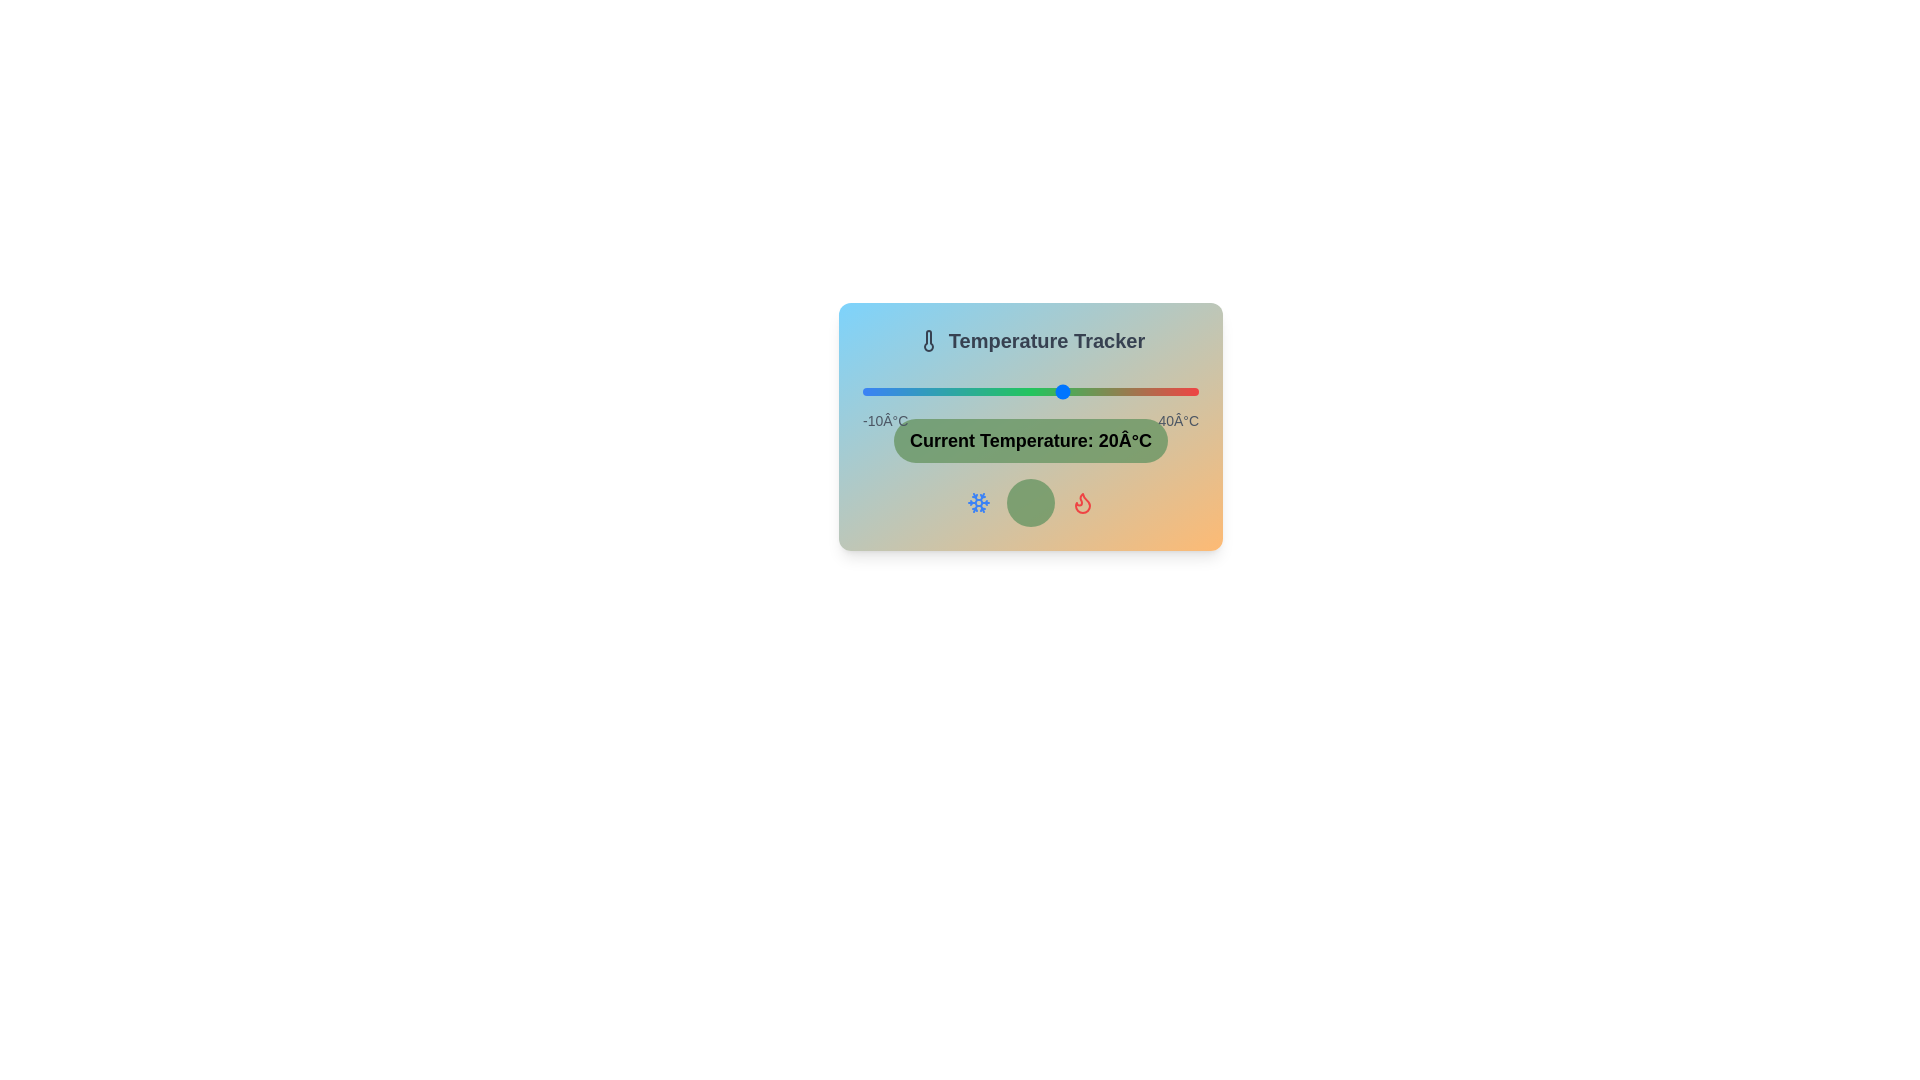 This screenshot has width=1920, height=1080. What do you see at coordinates (942, 392) in the screenshot?
I see `the temperature slider to set the temperature to 2°C` at bounding box center [942, 392].